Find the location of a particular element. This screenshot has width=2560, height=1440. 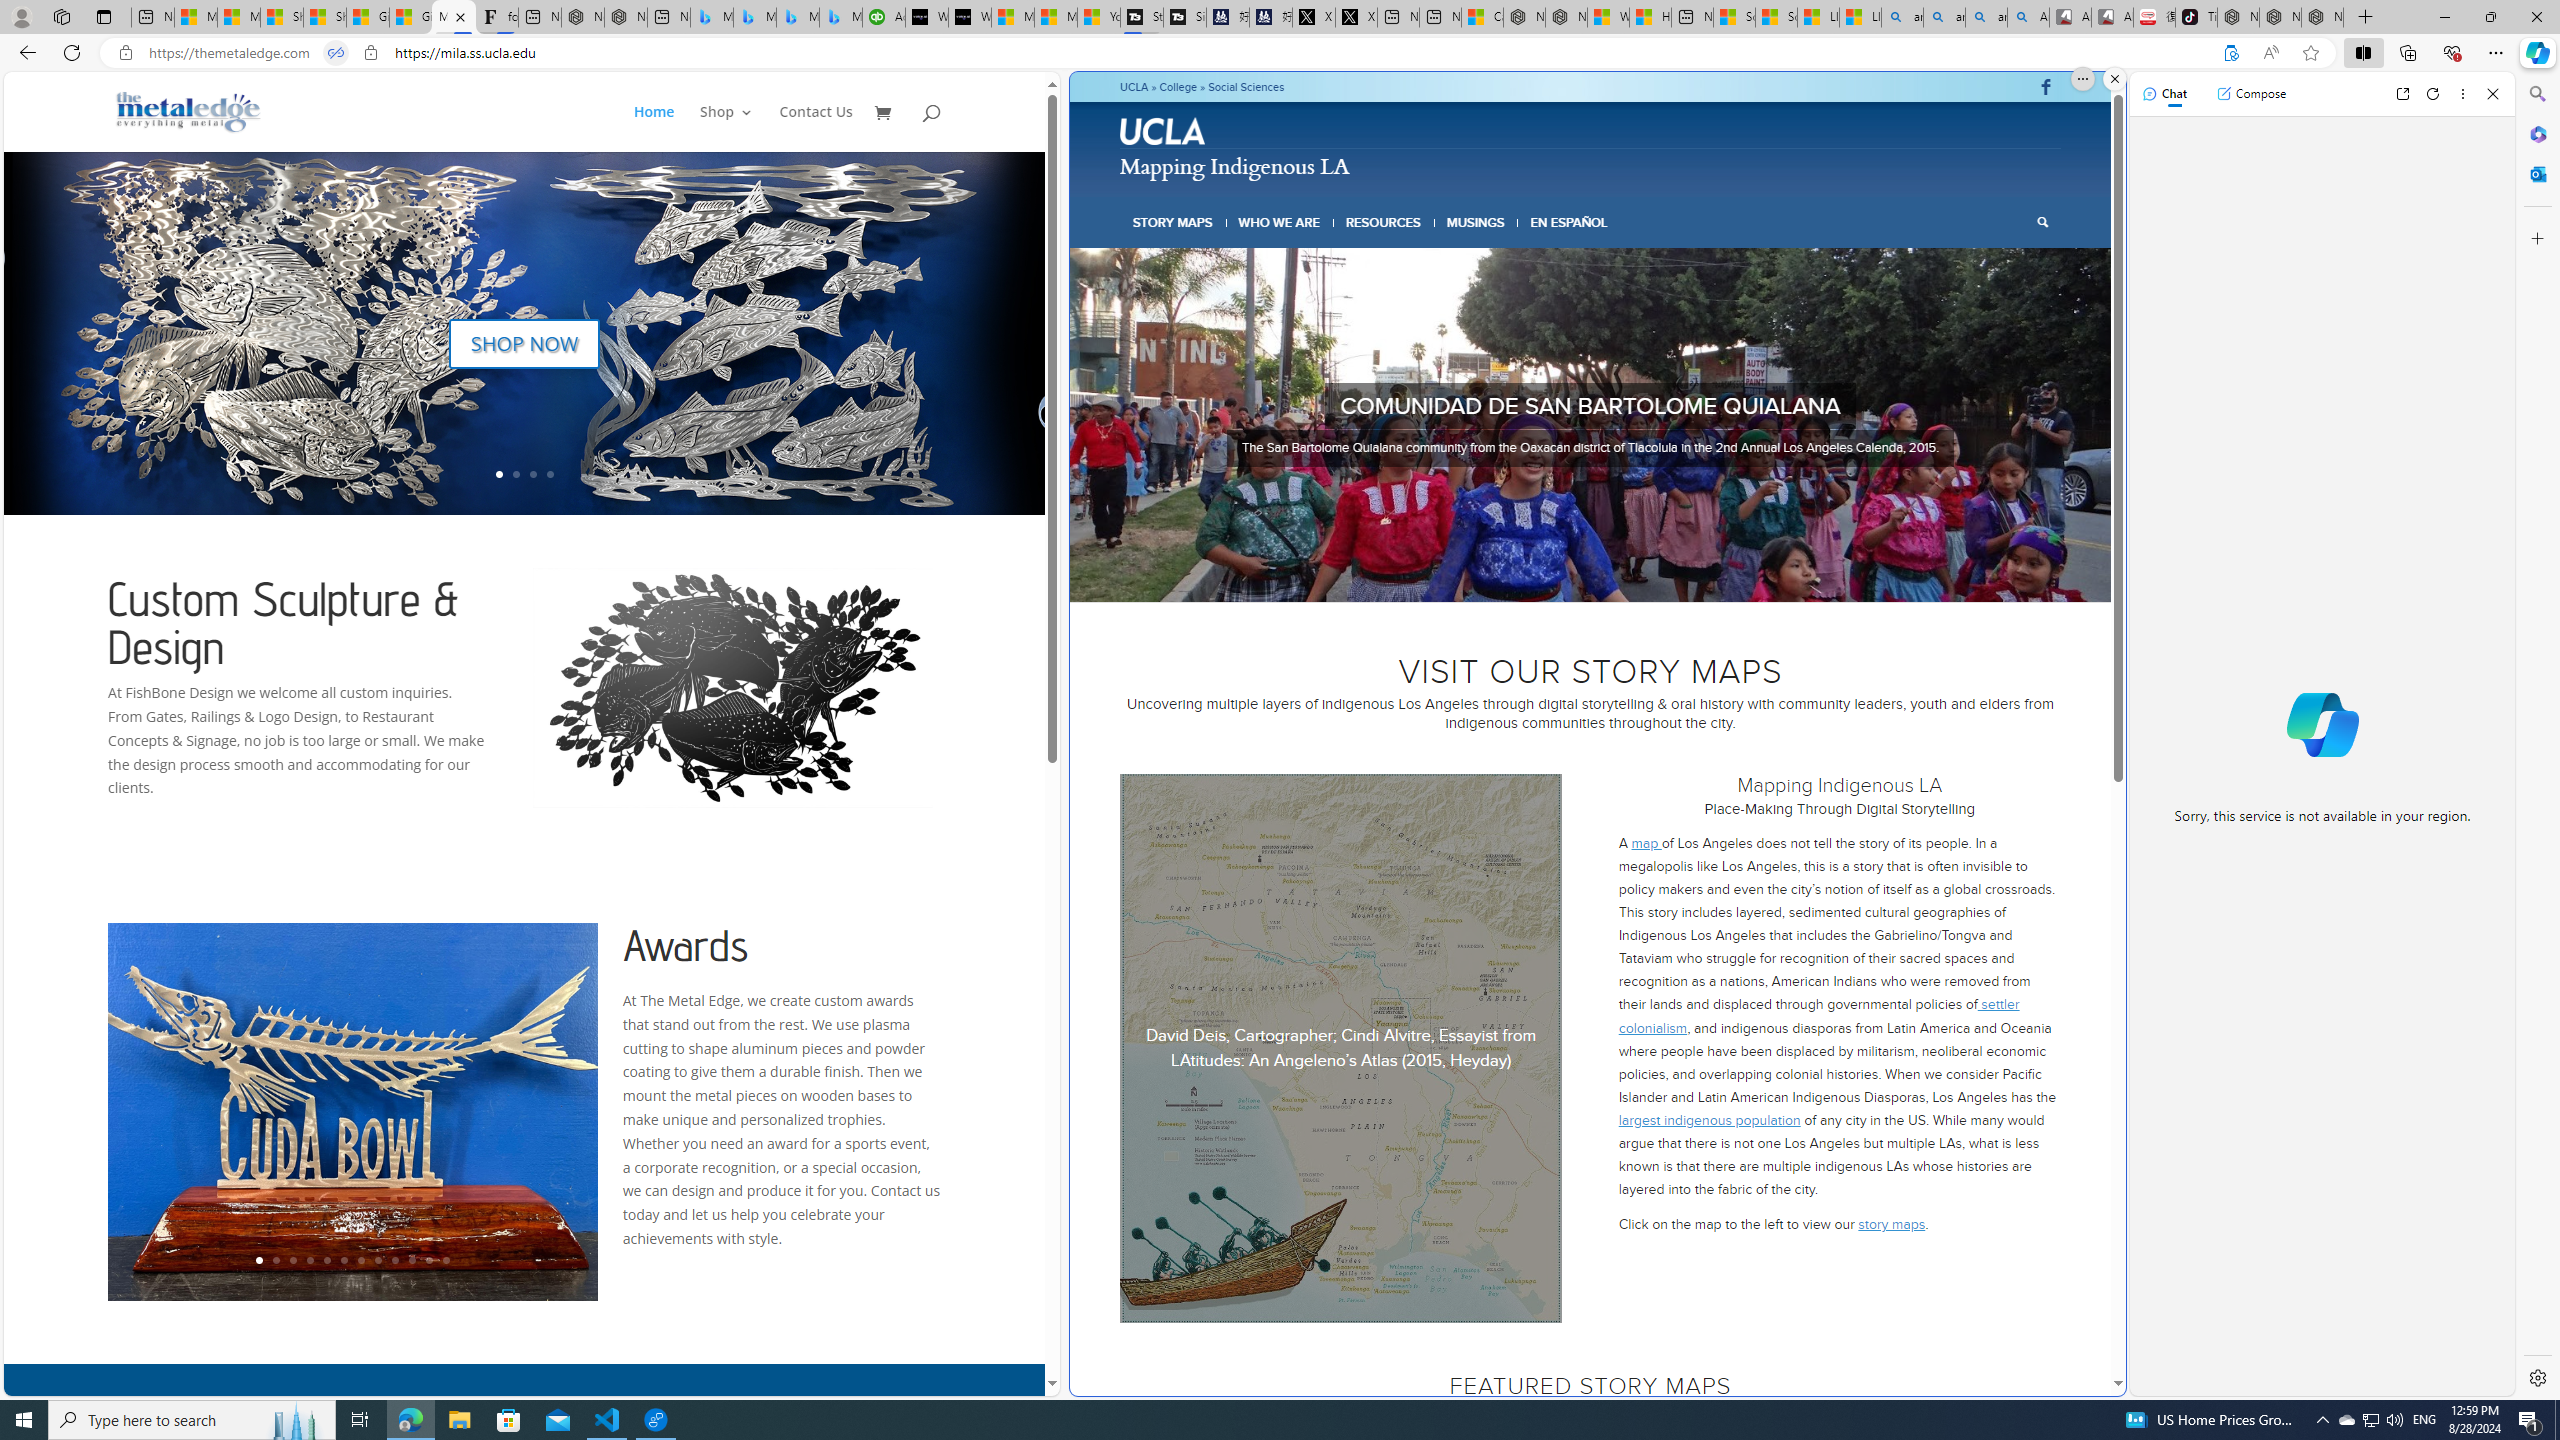

'map ' is located at coordinates (1646, 842).